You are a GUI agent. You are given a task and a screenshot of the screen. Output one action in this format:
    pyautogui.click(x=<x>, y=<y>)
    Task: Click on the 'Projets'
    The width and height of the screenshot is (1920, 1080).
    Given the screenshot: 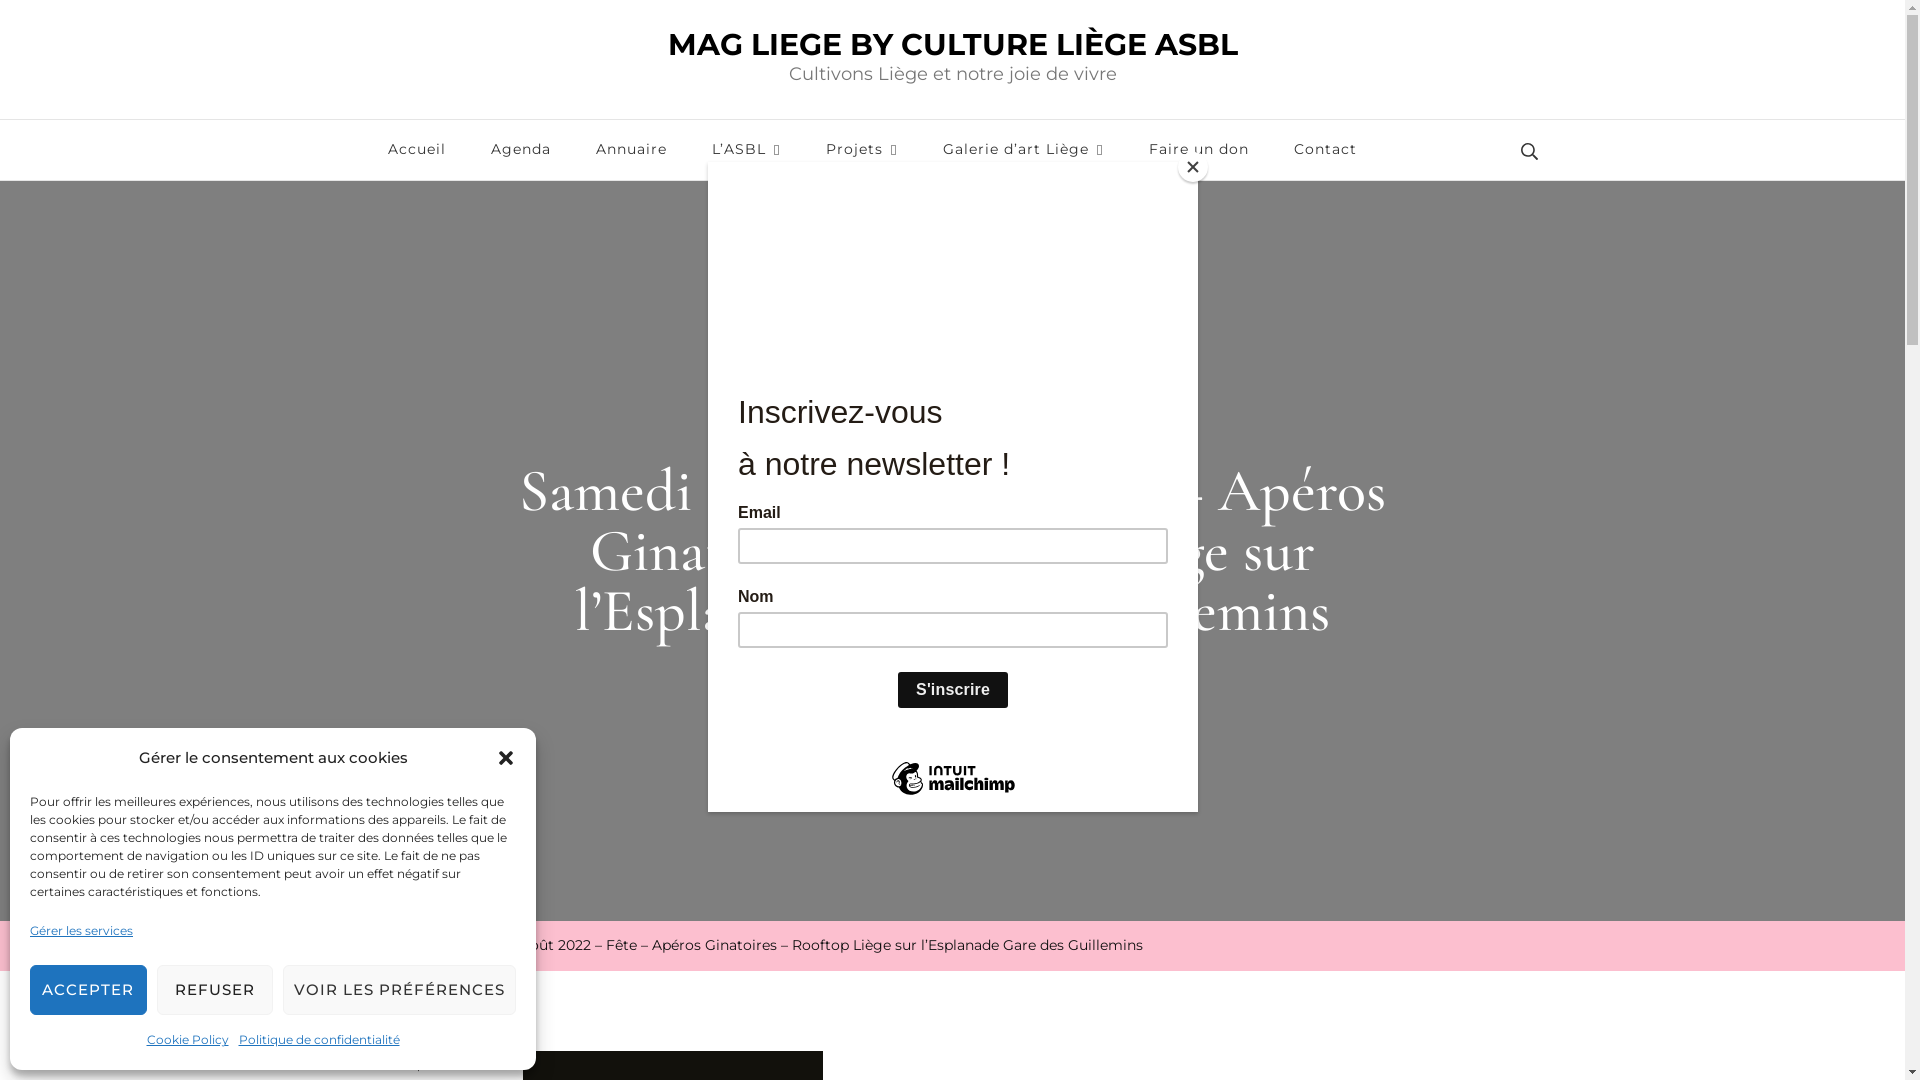 What is the action you would take?
    pyautogui.click(x=862, y=149)
    